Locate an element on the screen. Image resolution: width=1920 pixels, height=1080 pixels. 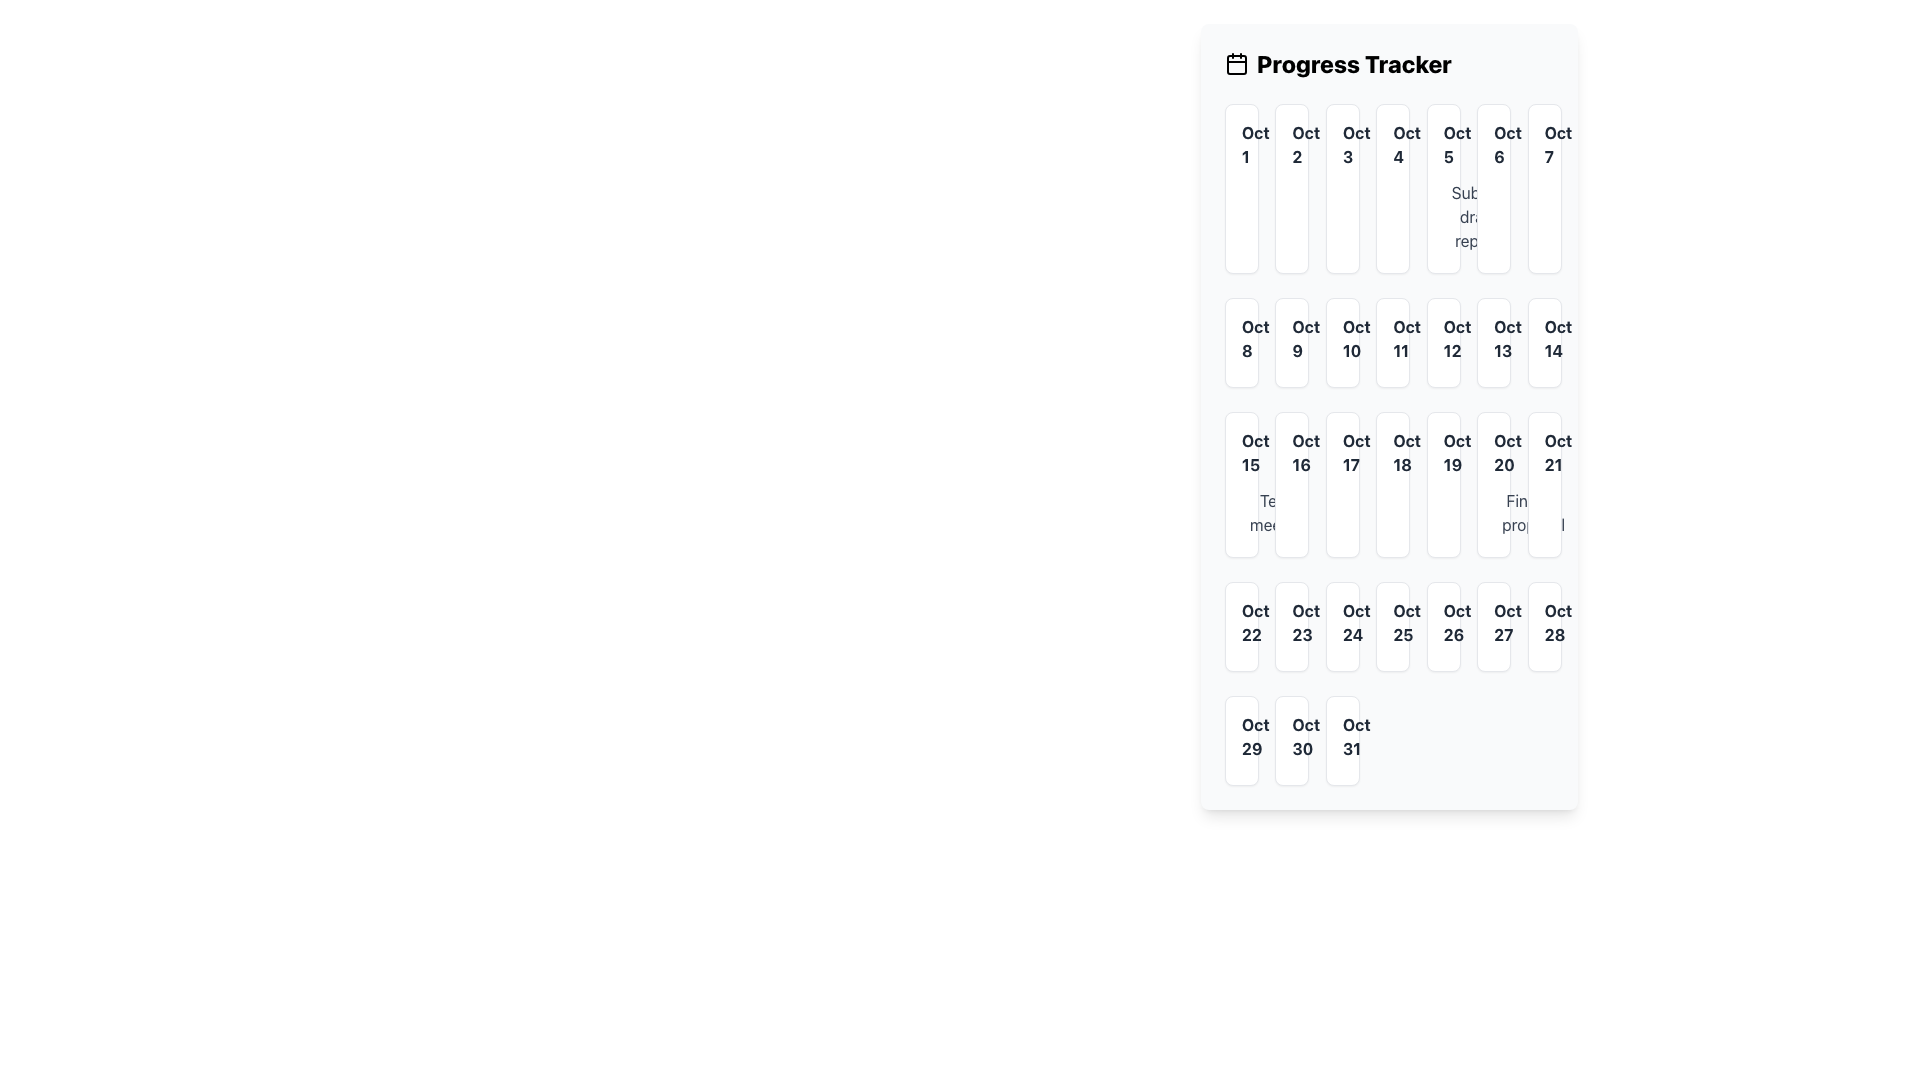
the interactive calendar cell labeled 'Oct 1' is located at coordinates (1241, 189).